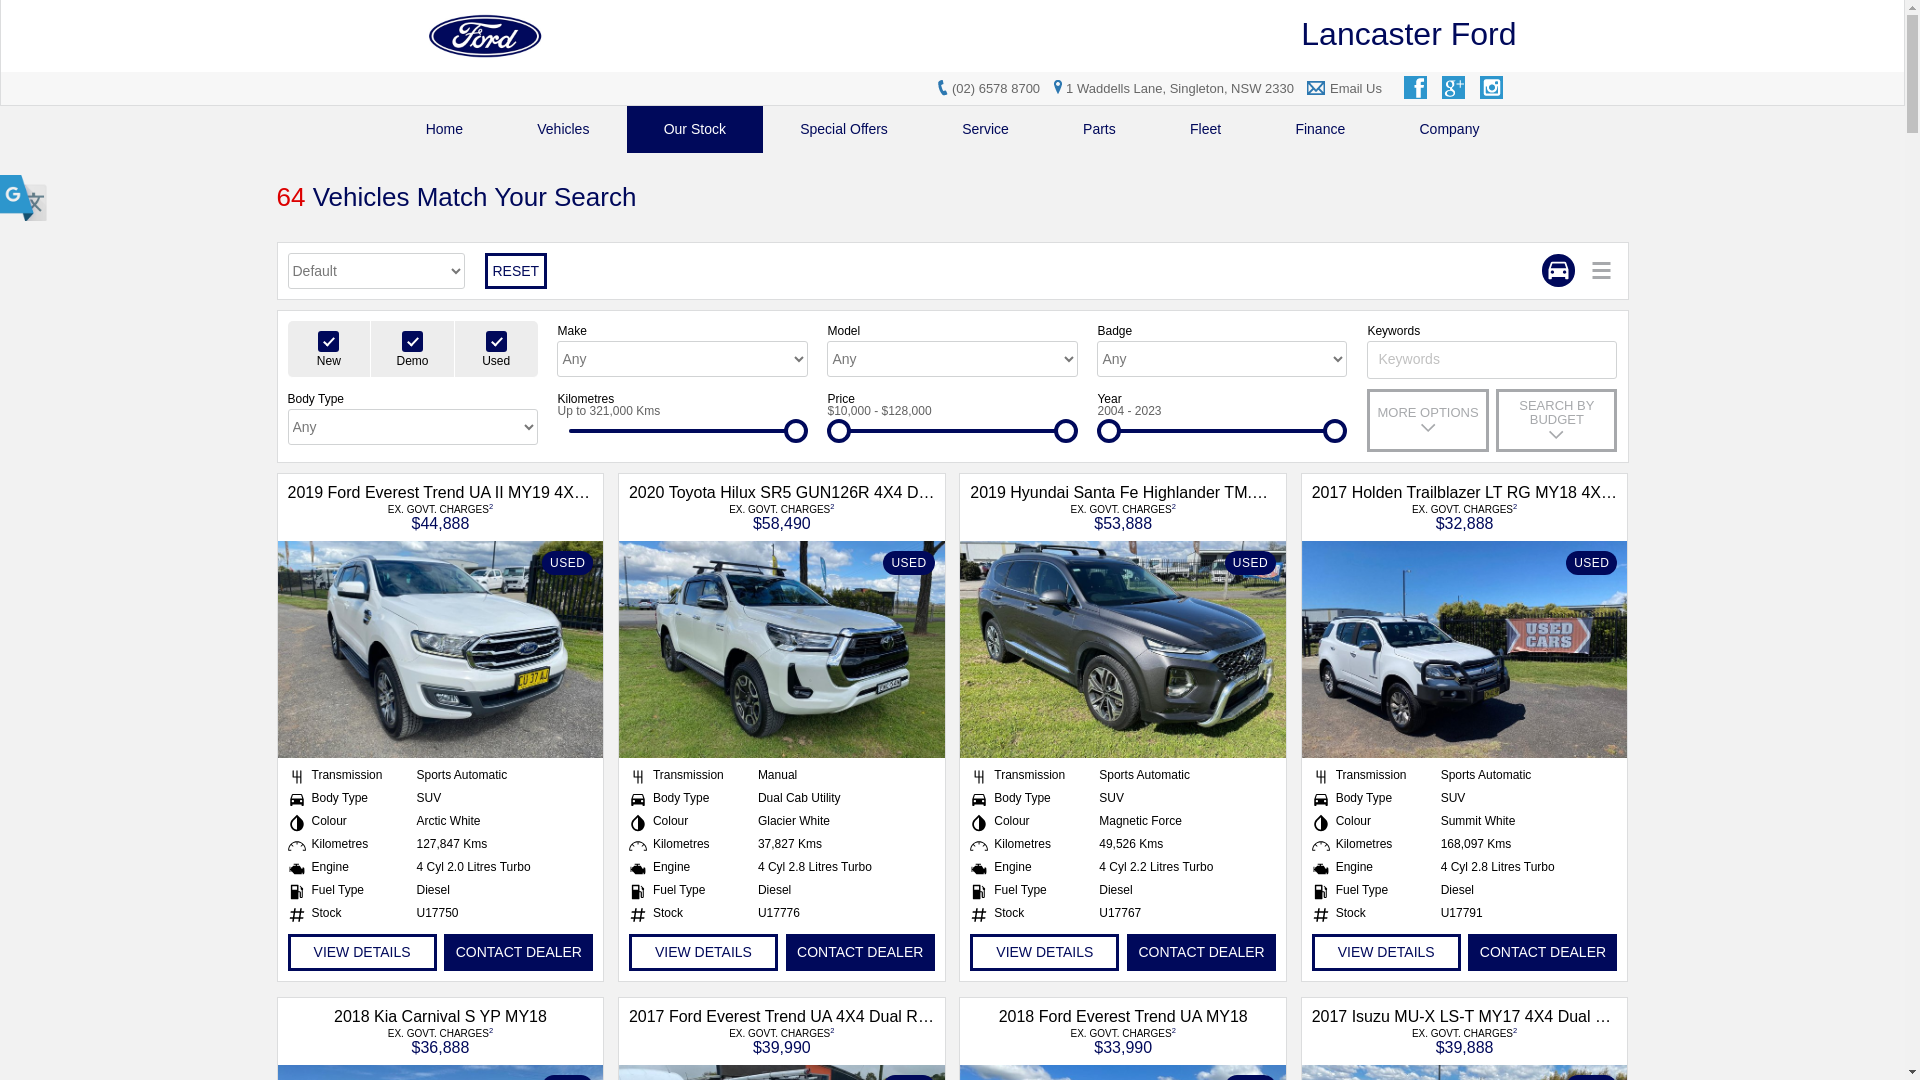  What do you see at coordinates (626, 129) in the screenshot?
I see `'Our Stock'` at bounding box center [626, 129].